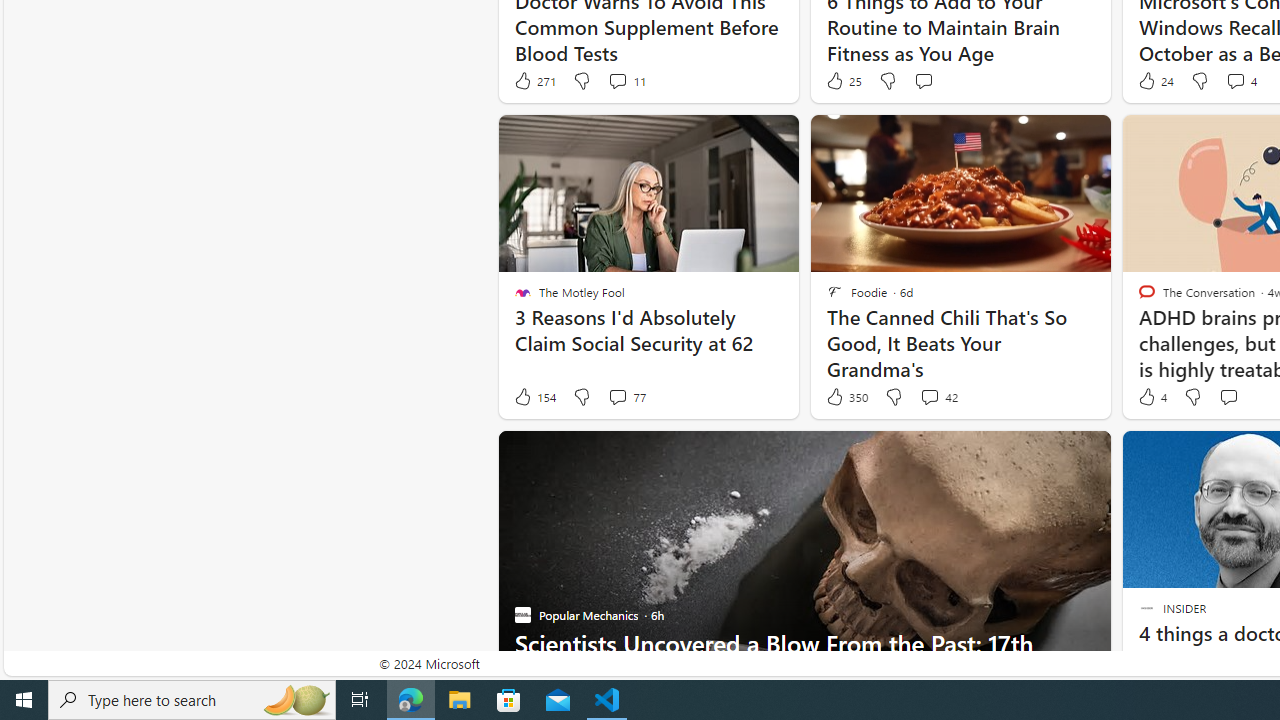  Describe the element at coordinates (846, 397) in the screenshot. I see `'350 Like'` at that location.